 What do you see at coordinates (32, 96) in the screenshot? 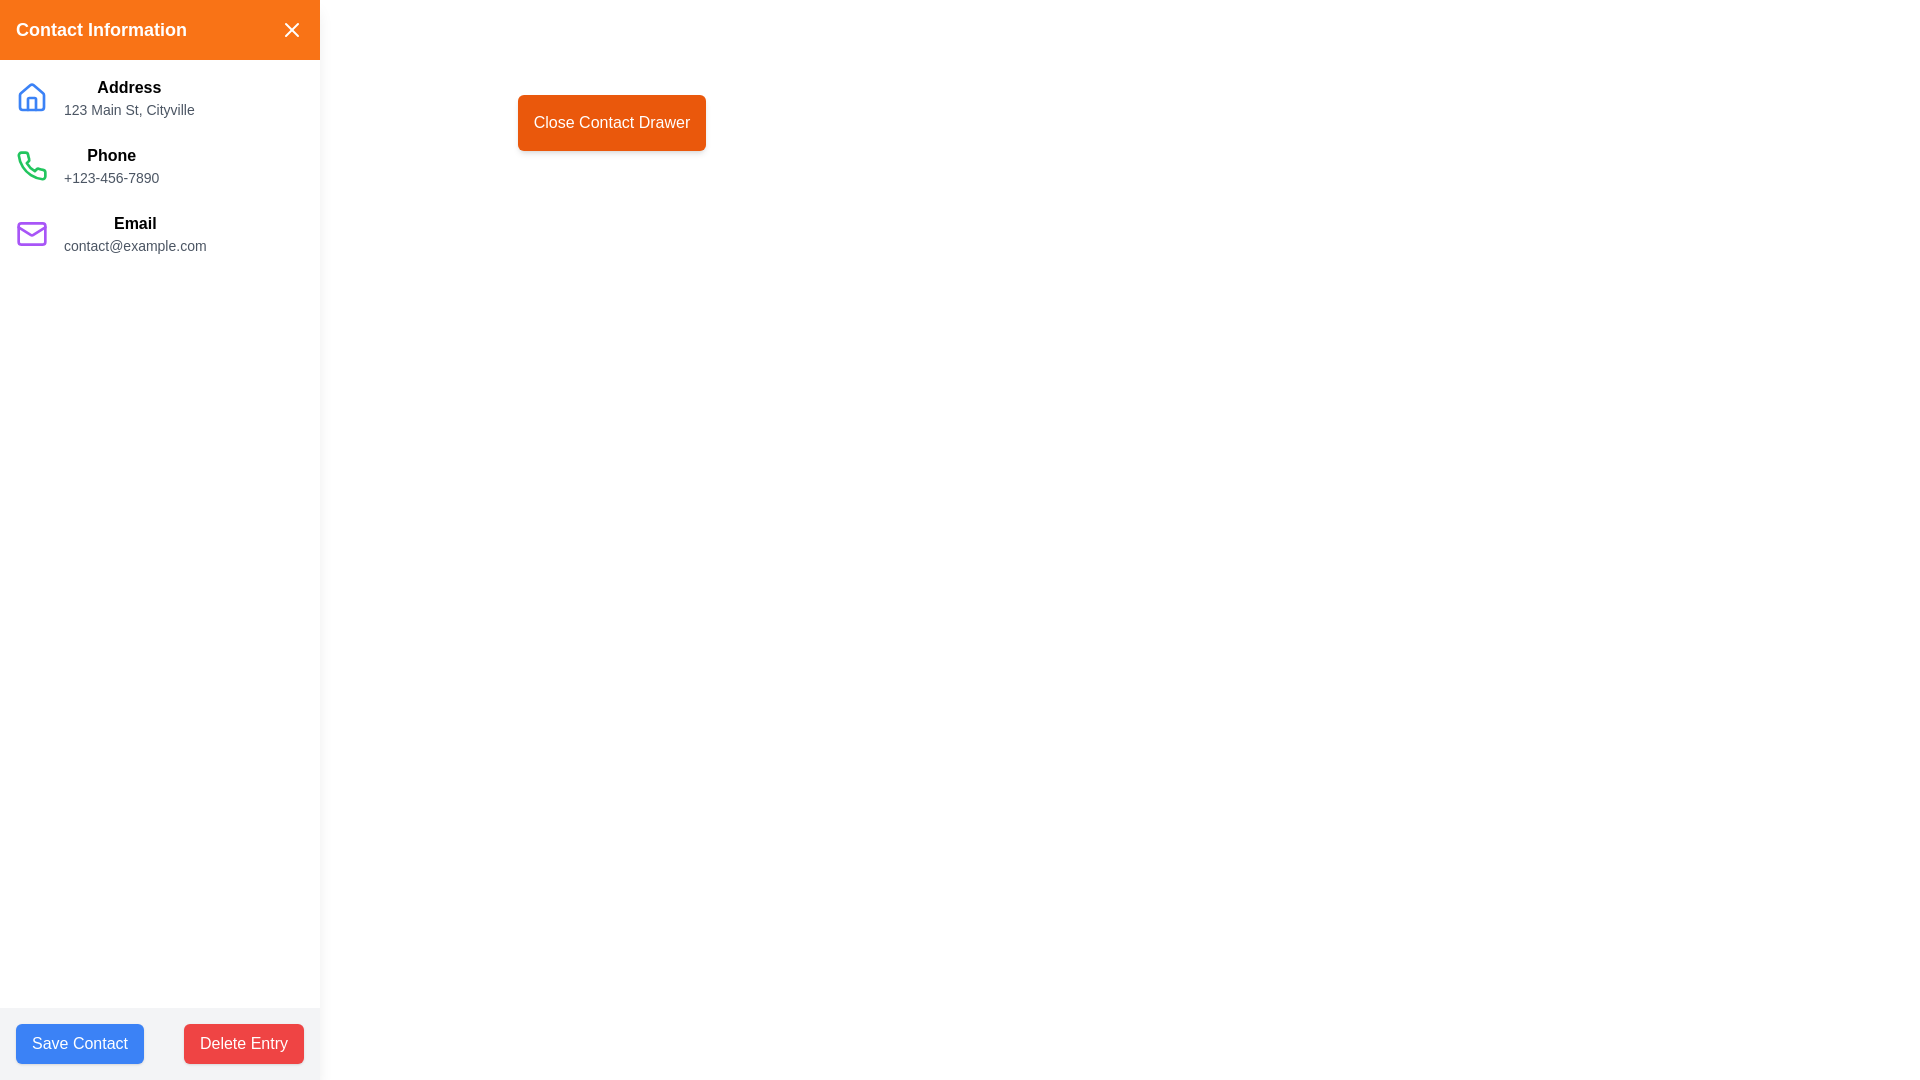
I see `the blue house SVG icon located to the left of the 'Address' text in the contact information panel` at bounding box center [32, 96].